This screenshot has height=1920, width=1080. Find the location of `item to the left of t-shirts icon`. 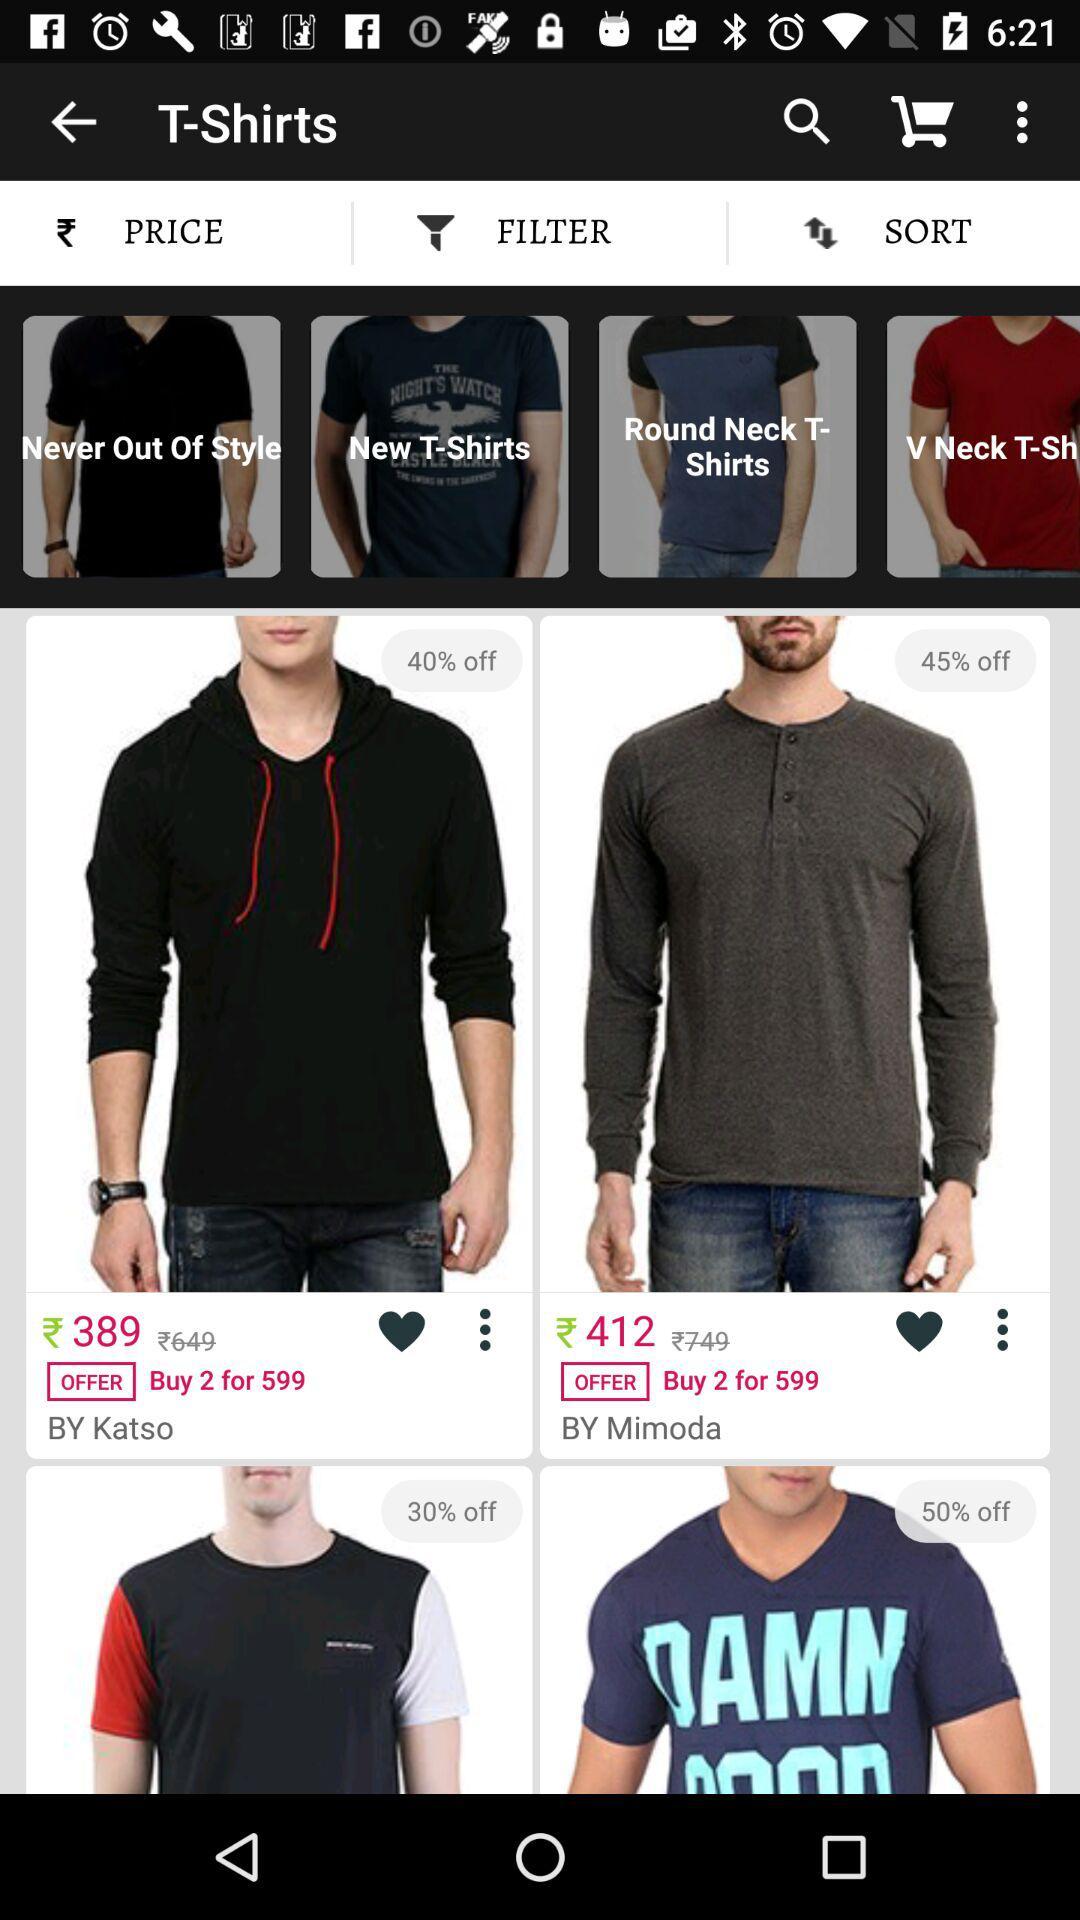

item to the left of t-shirts icon is located at coordinates (72, 120).